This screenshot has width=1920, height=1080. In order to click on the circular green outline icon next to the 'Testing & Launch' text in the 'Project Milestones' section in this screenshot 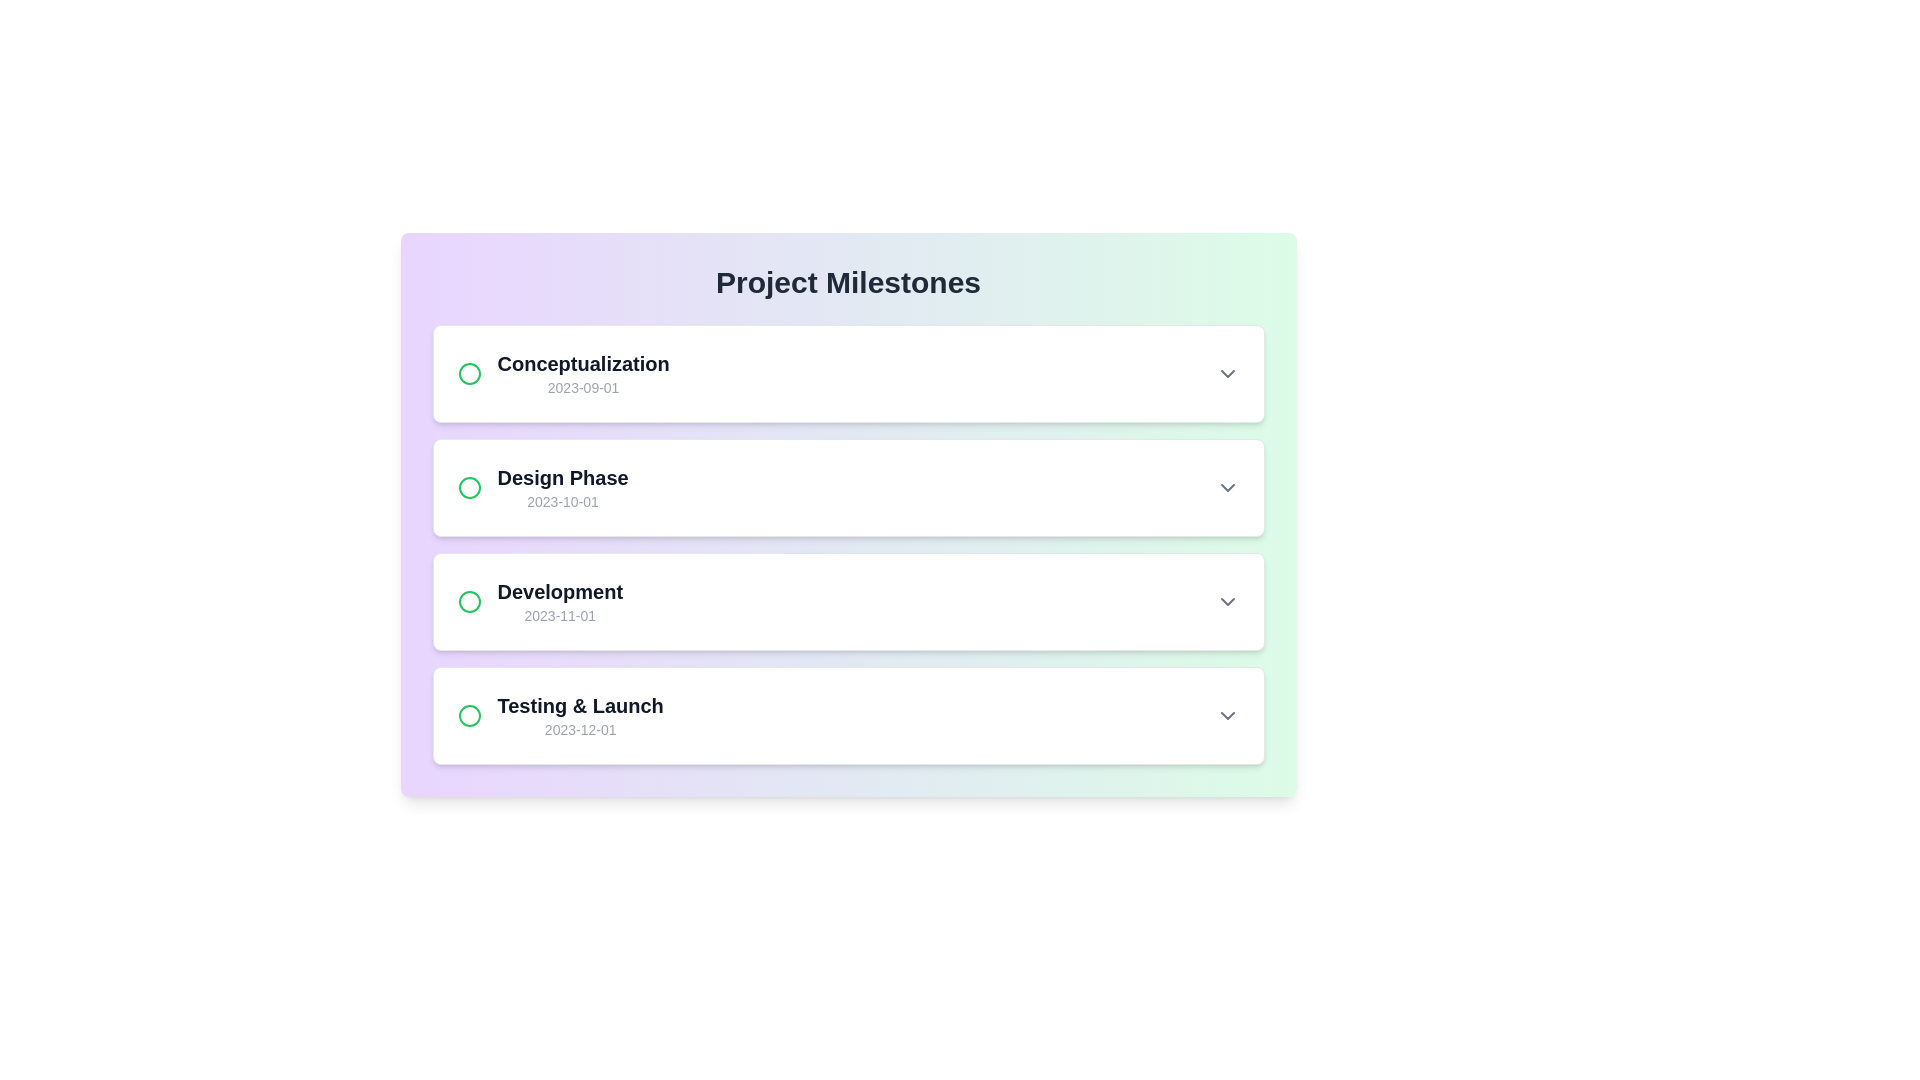, I will do `click(468, 715)`.